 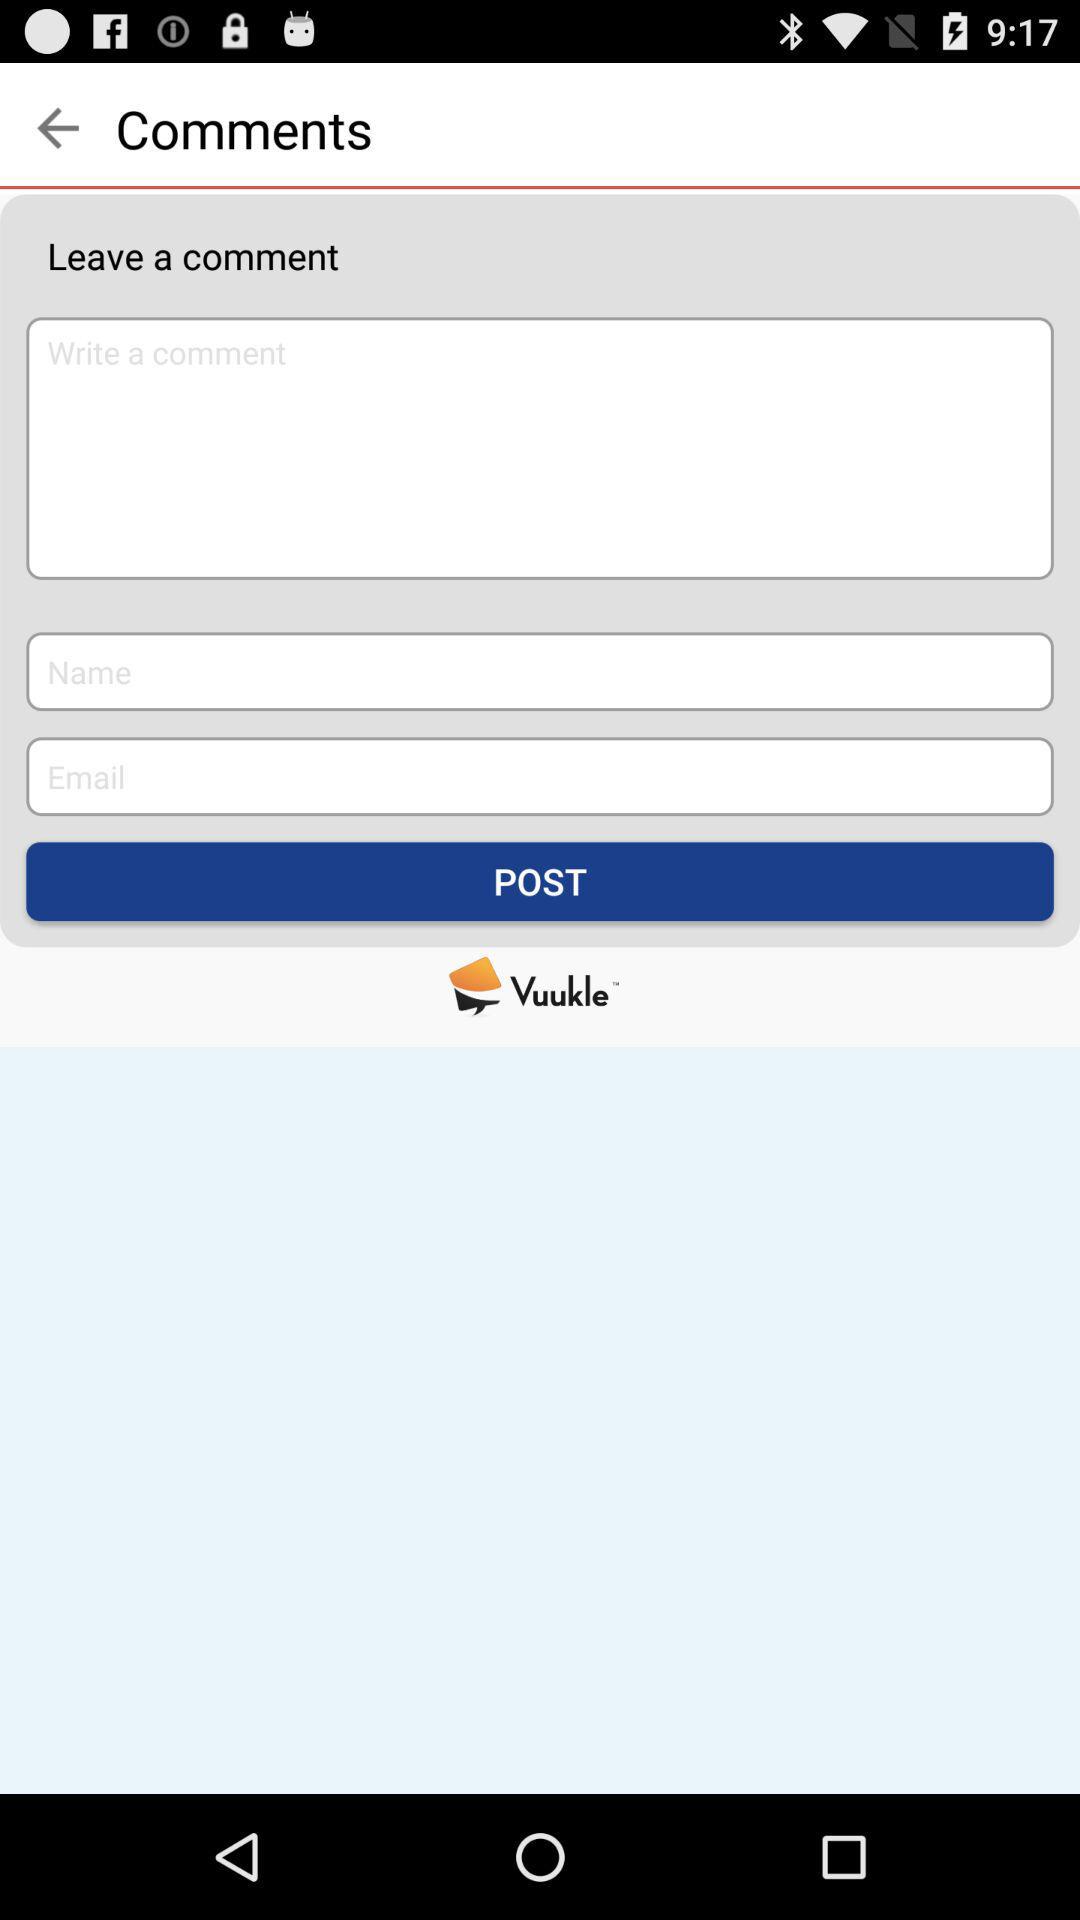 I want to click on email, so click(x=540, y=775).